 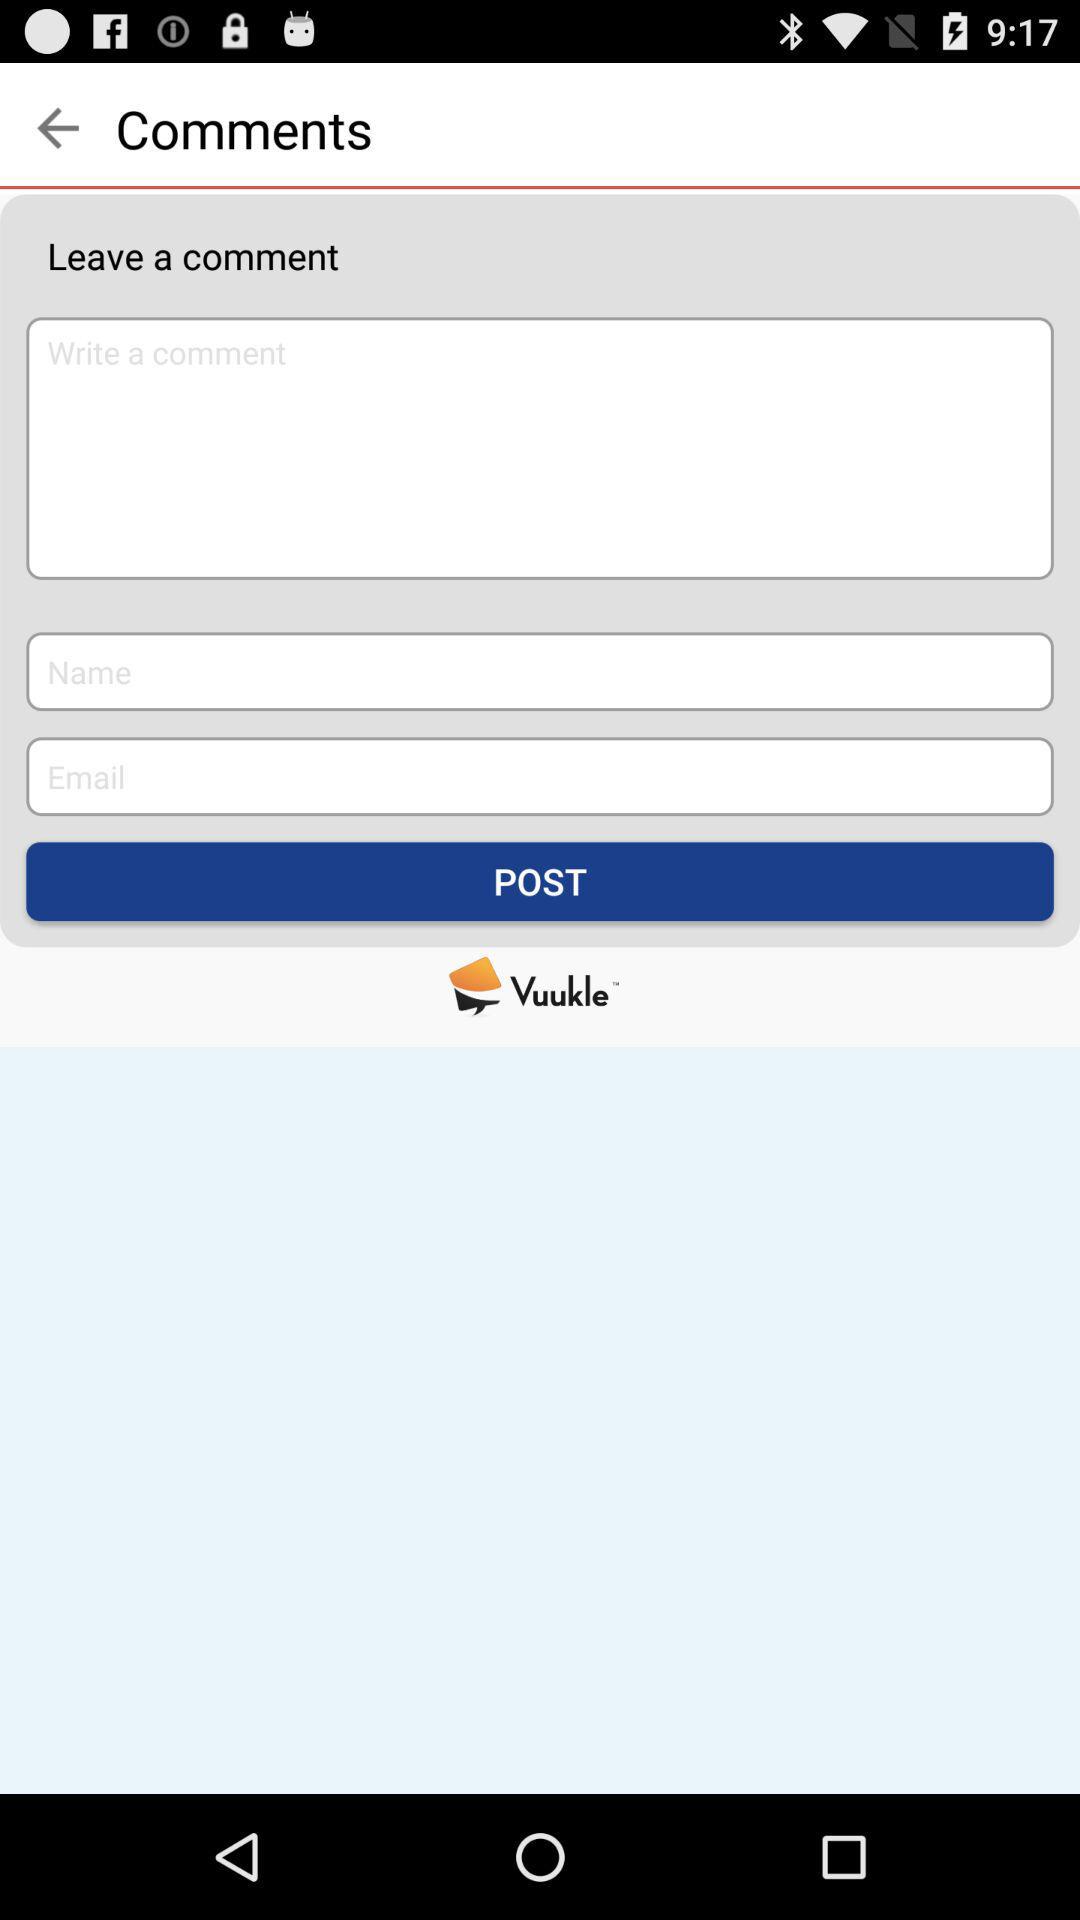 I want to click on email, so click(x=540, y=775).